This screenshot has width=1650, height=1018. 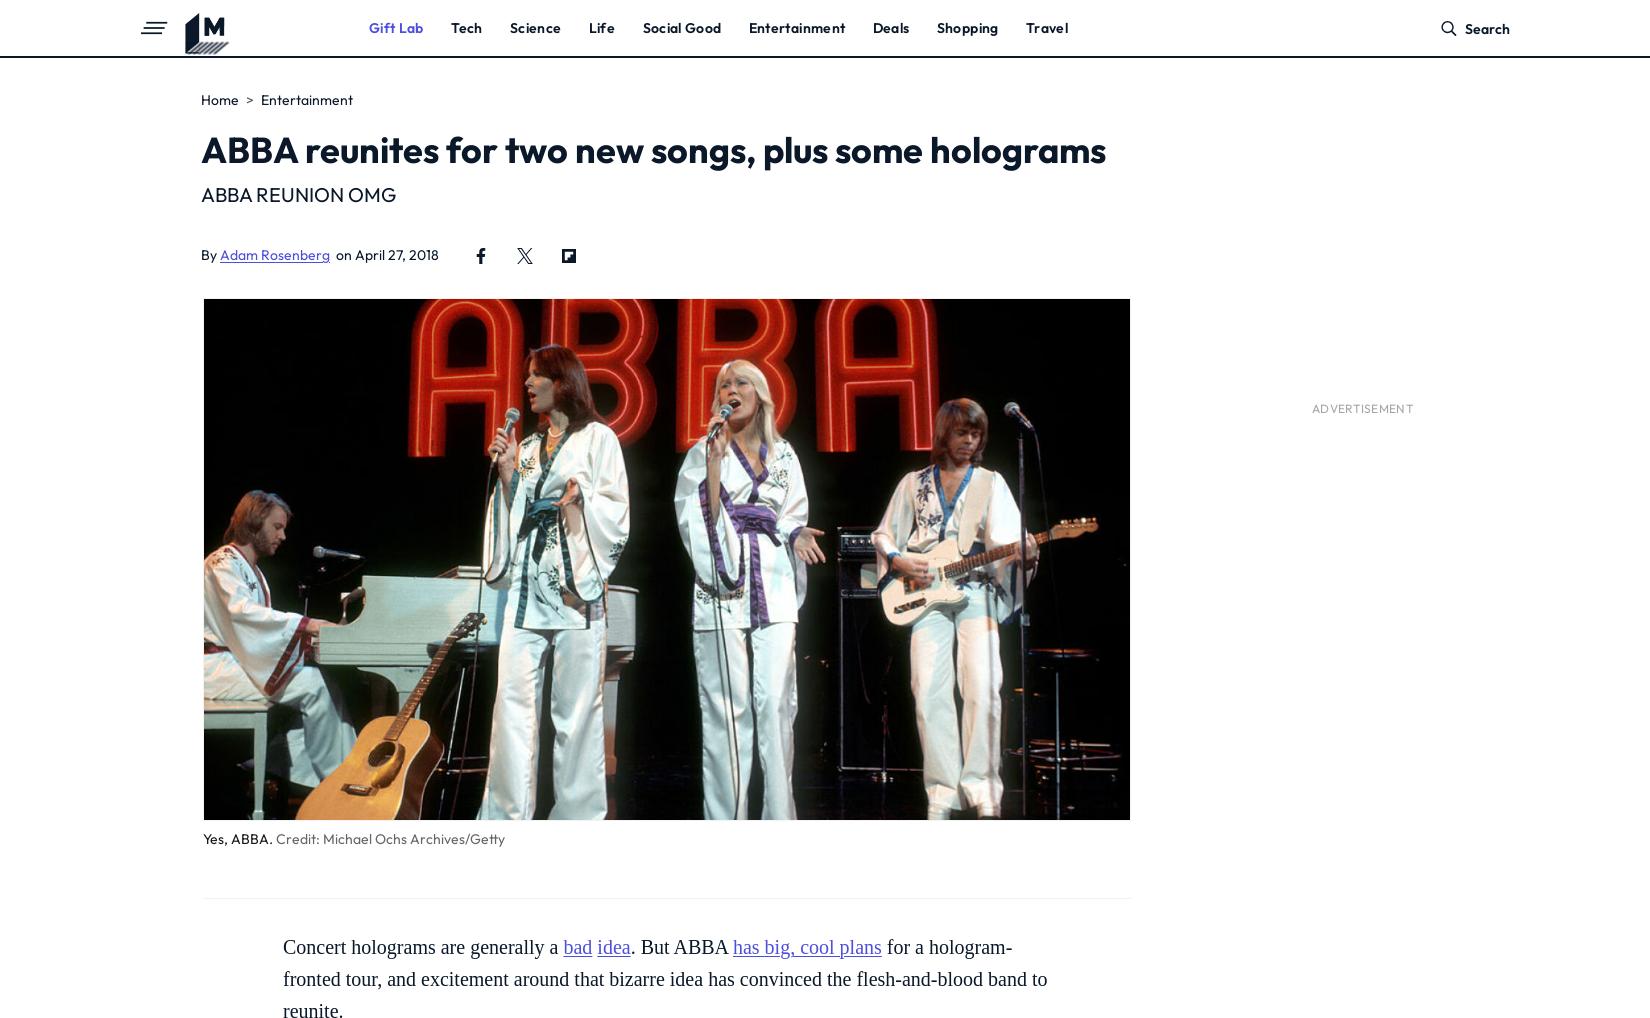 I want to click on 'ABBA reunites for two new songs, plus some holograms', so click(x=652, y=148).